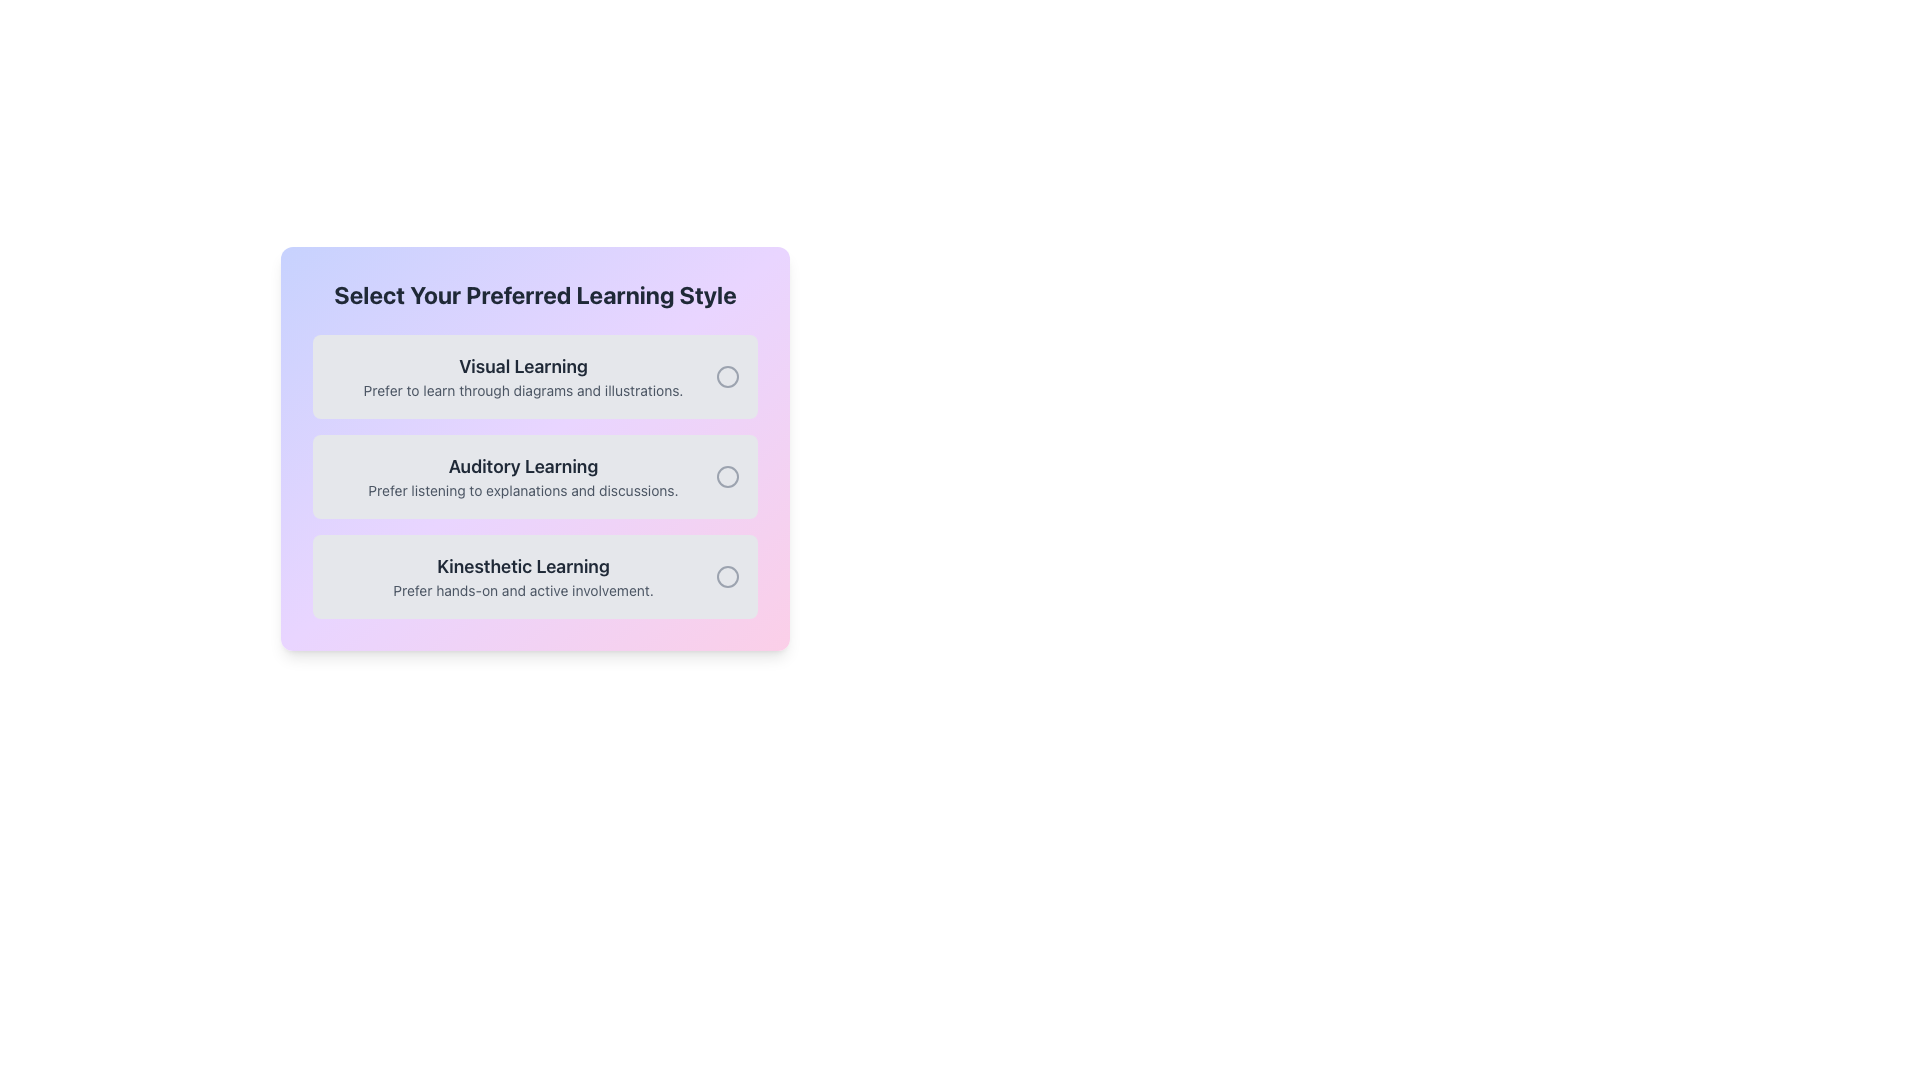 Image resolution: width=1920 pixels, height=1080 pixels. I want to click on the auditory learning option card, which is the second item in a list of three learning preferences, so click(535, 477).